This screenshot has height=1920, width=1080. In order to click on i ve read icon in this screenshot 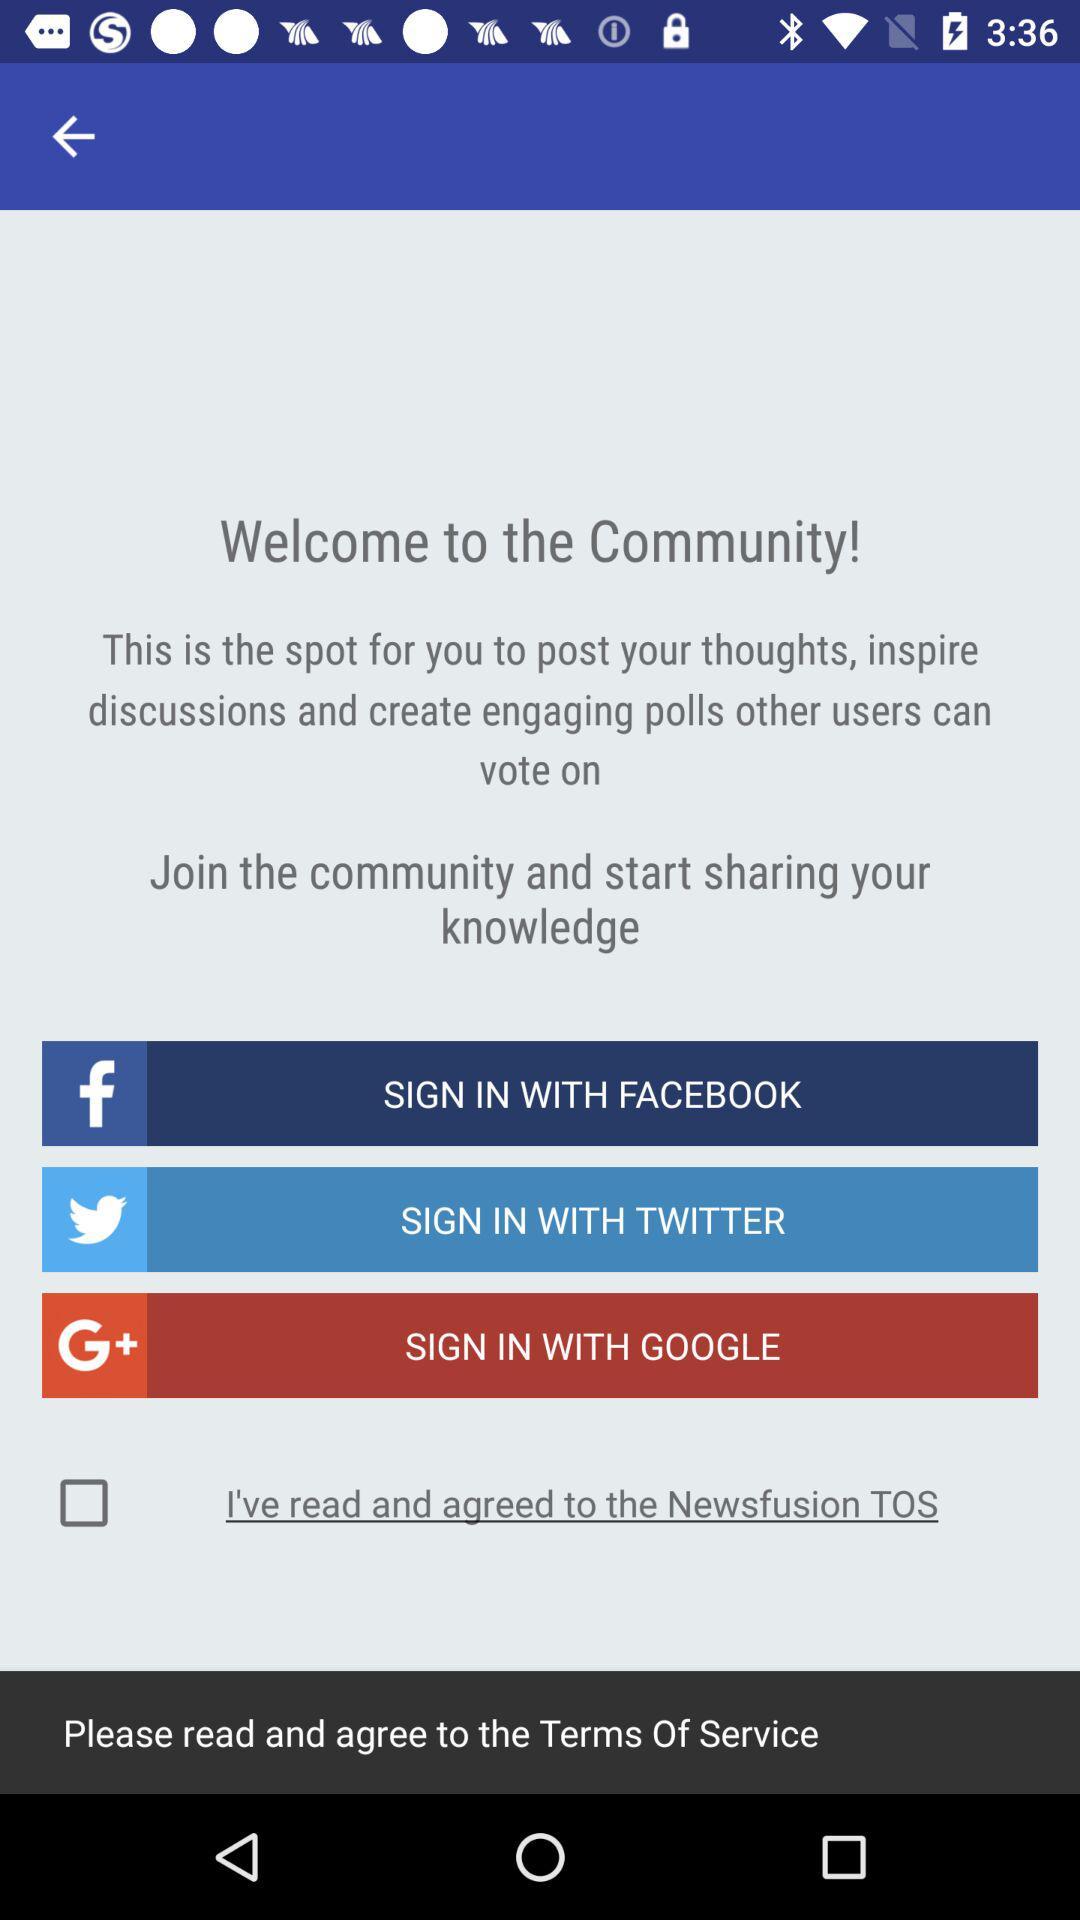, I will do `click(582, 1502)`.